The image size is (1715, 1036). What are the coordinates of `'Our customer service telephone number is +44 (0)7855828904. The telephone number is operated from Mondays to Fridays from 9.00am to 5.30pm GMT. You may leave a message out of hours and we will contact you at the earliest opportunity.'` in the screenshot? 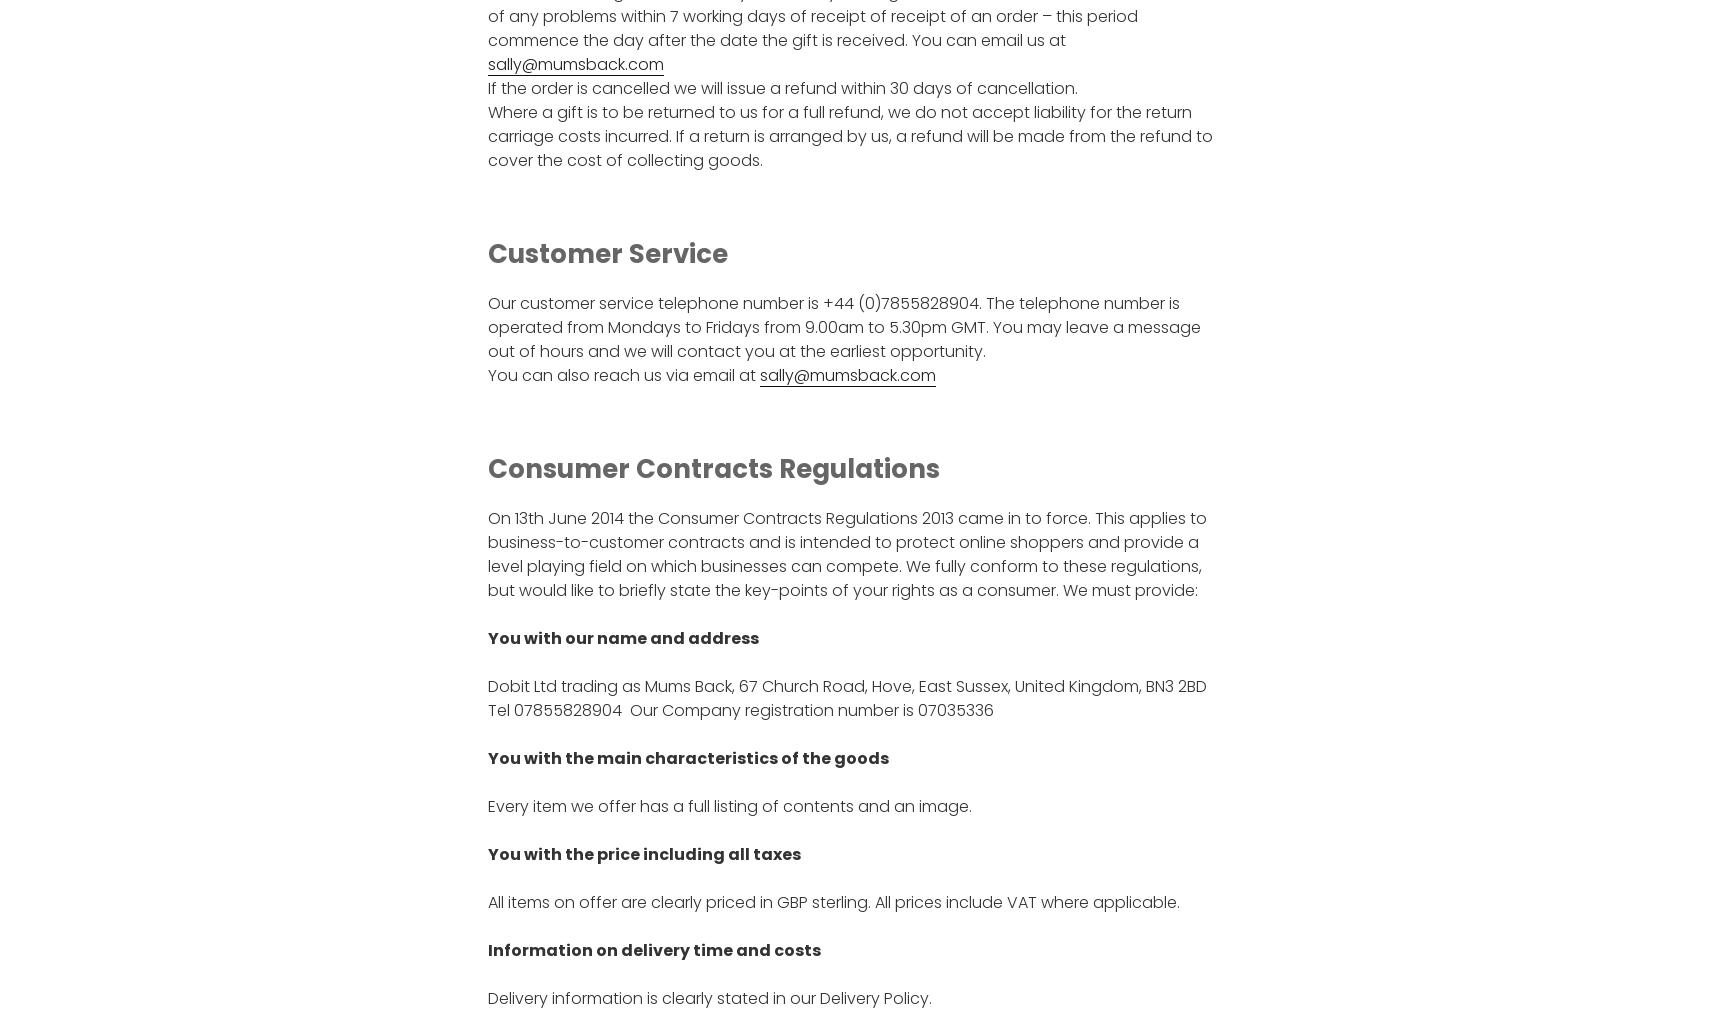 It's located at (842, 327).